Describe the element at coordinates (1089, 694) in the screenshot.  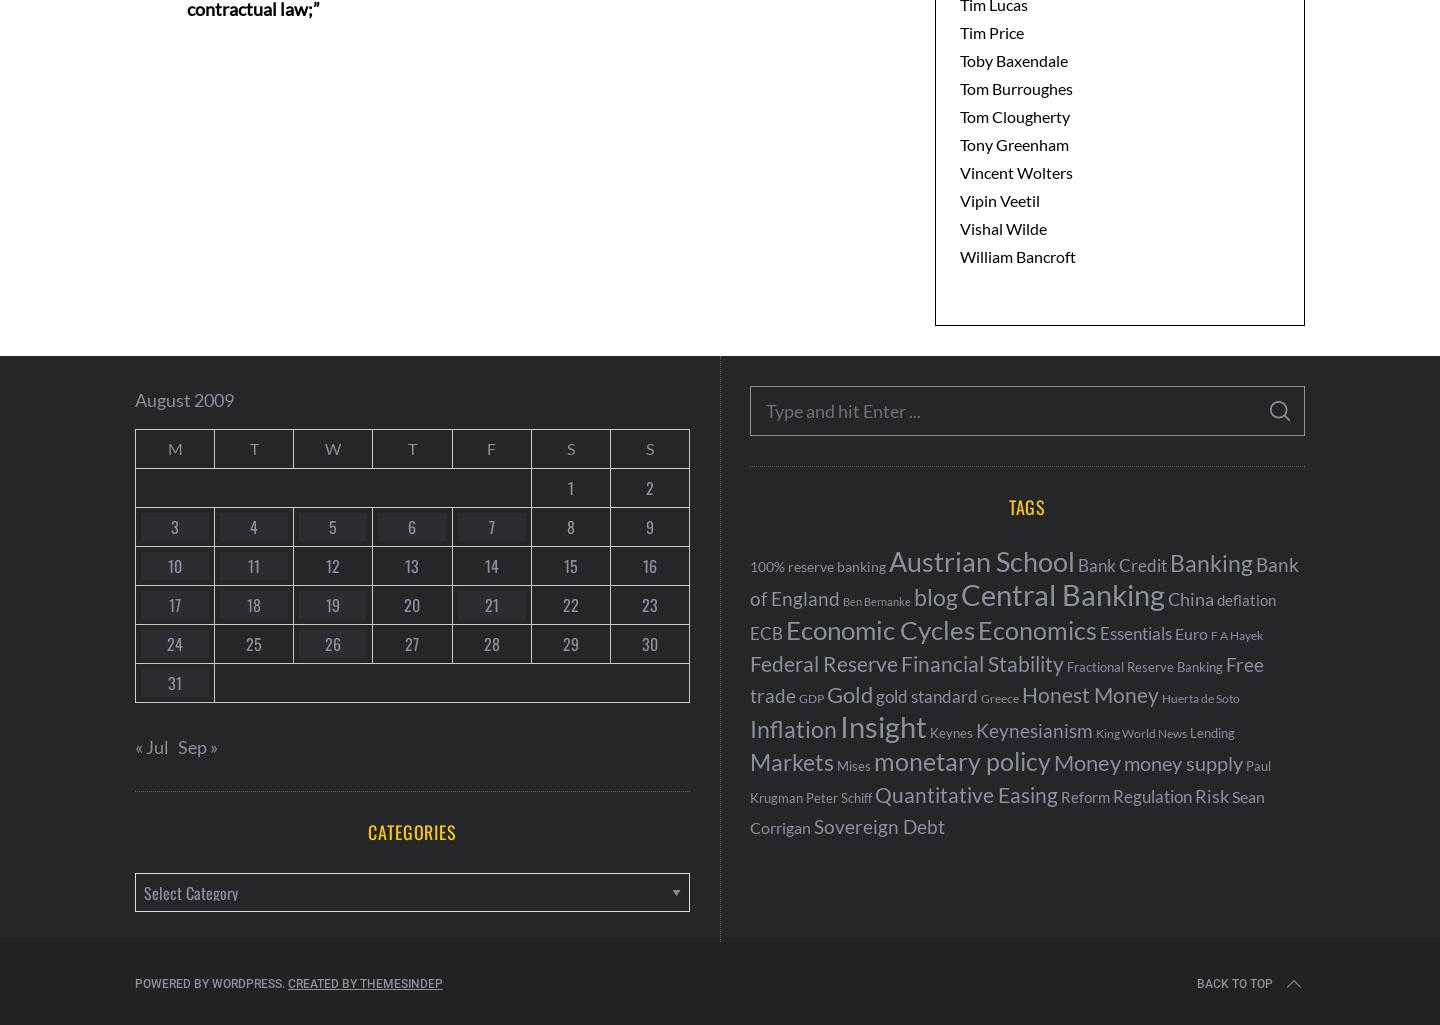
I see `'Honest Money'` at that location.